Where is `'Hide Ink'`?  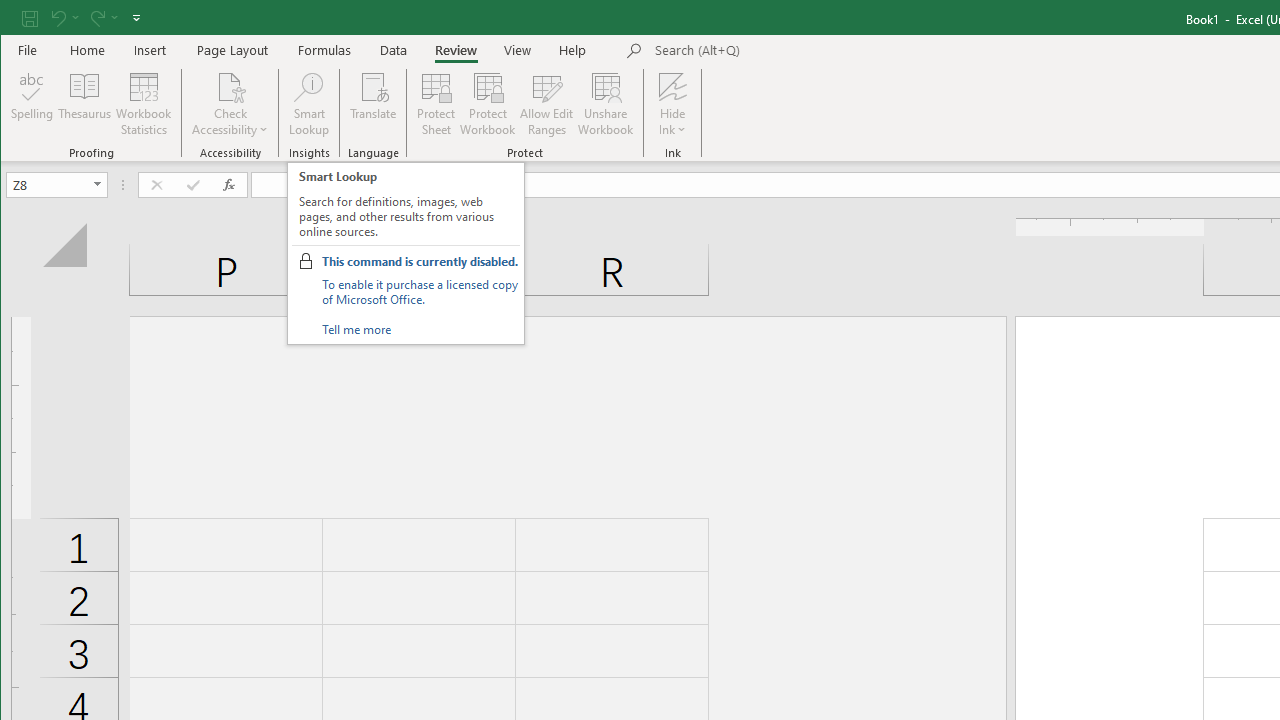 'Hide Ink' is located at coordinates (672, 85).